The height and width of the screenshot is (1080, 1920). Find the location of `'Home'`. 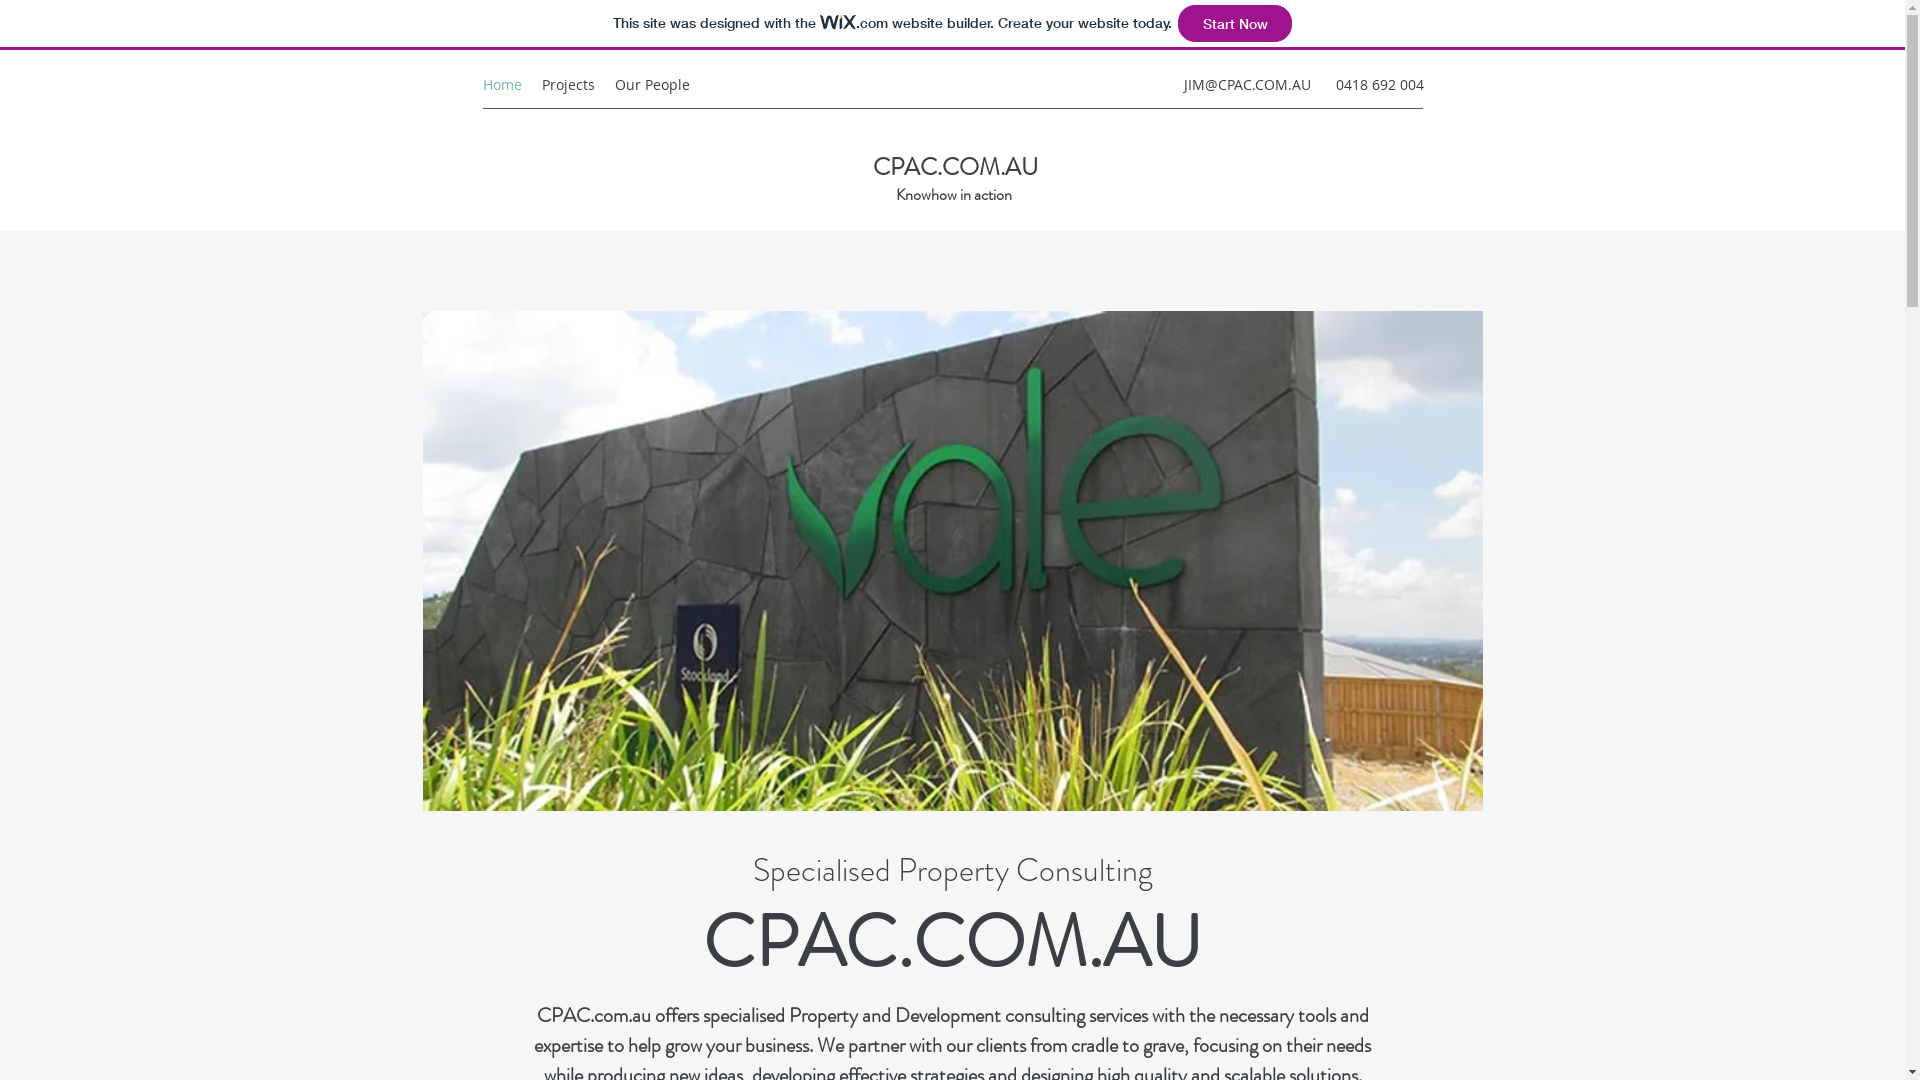

'Home' is located at coordinates (501, 83).